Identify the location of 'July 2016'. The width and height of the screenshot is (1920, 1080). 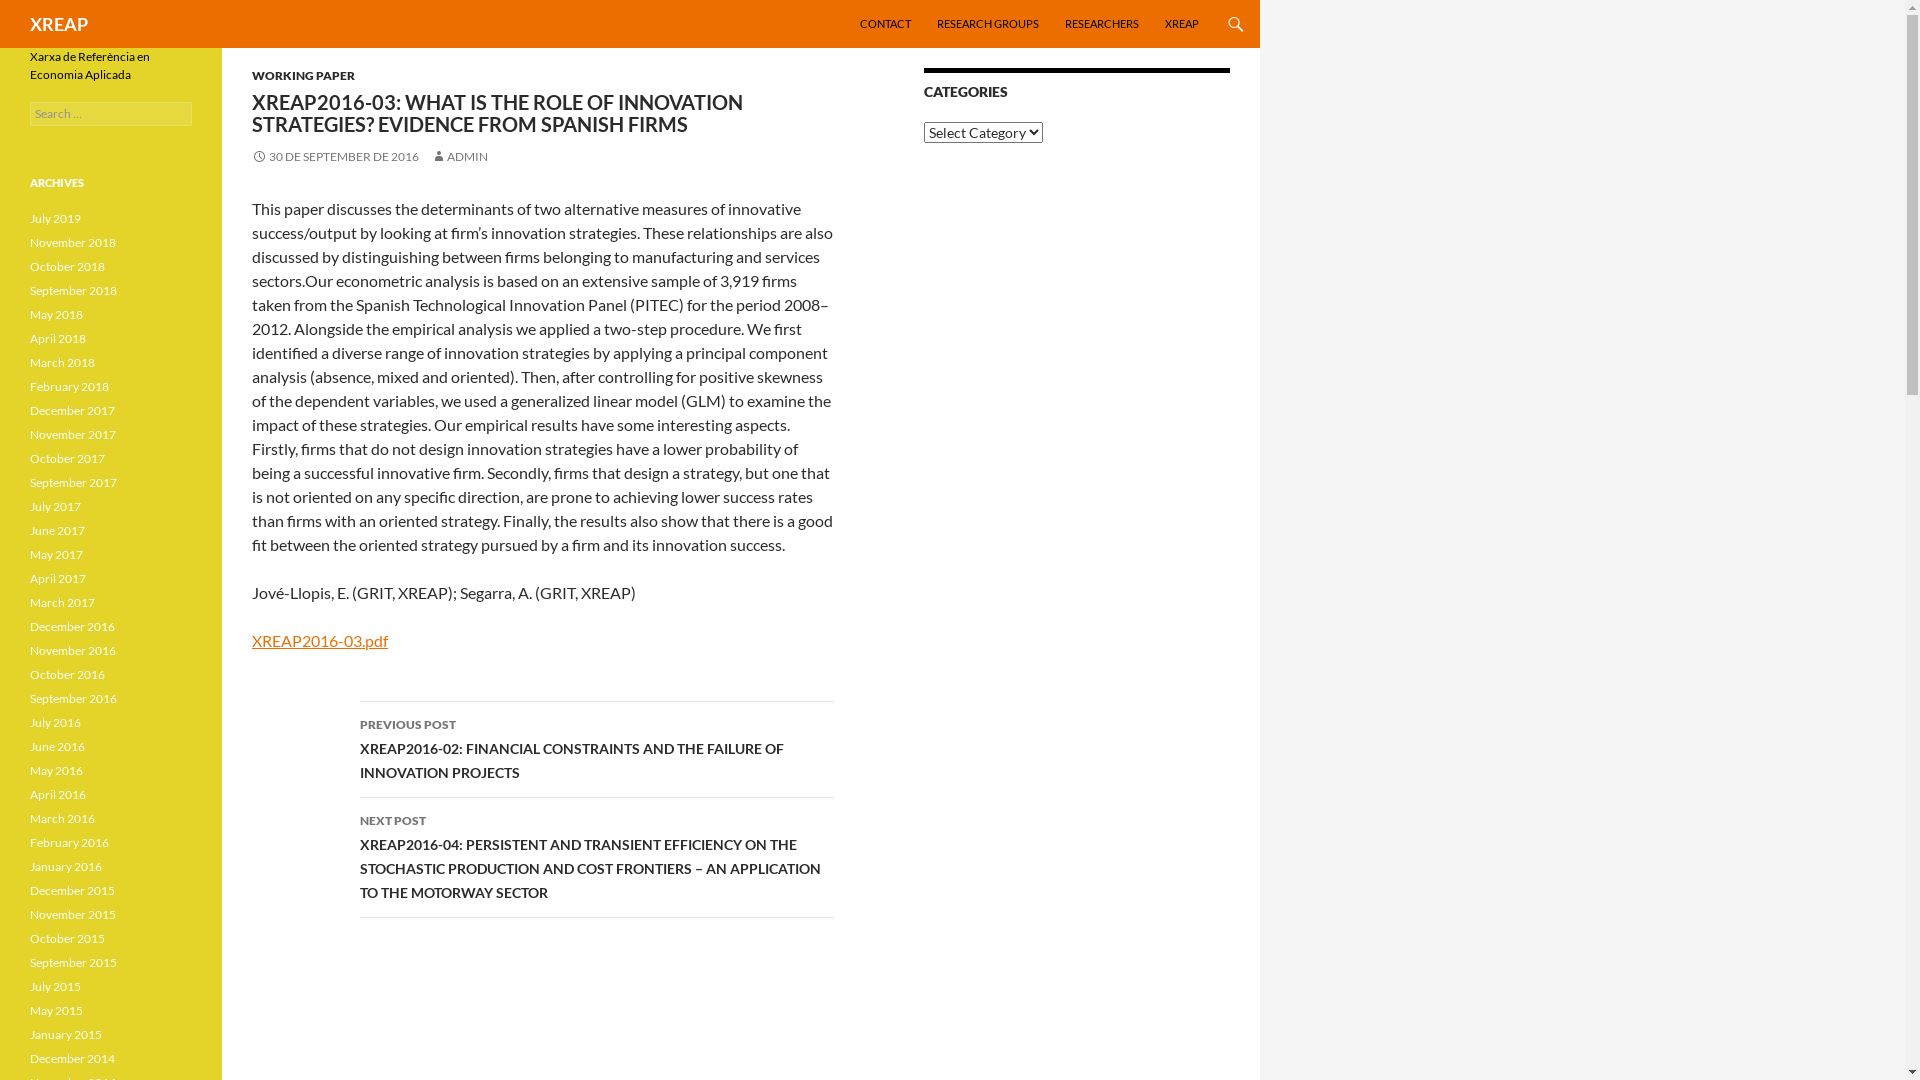
(29, 722).